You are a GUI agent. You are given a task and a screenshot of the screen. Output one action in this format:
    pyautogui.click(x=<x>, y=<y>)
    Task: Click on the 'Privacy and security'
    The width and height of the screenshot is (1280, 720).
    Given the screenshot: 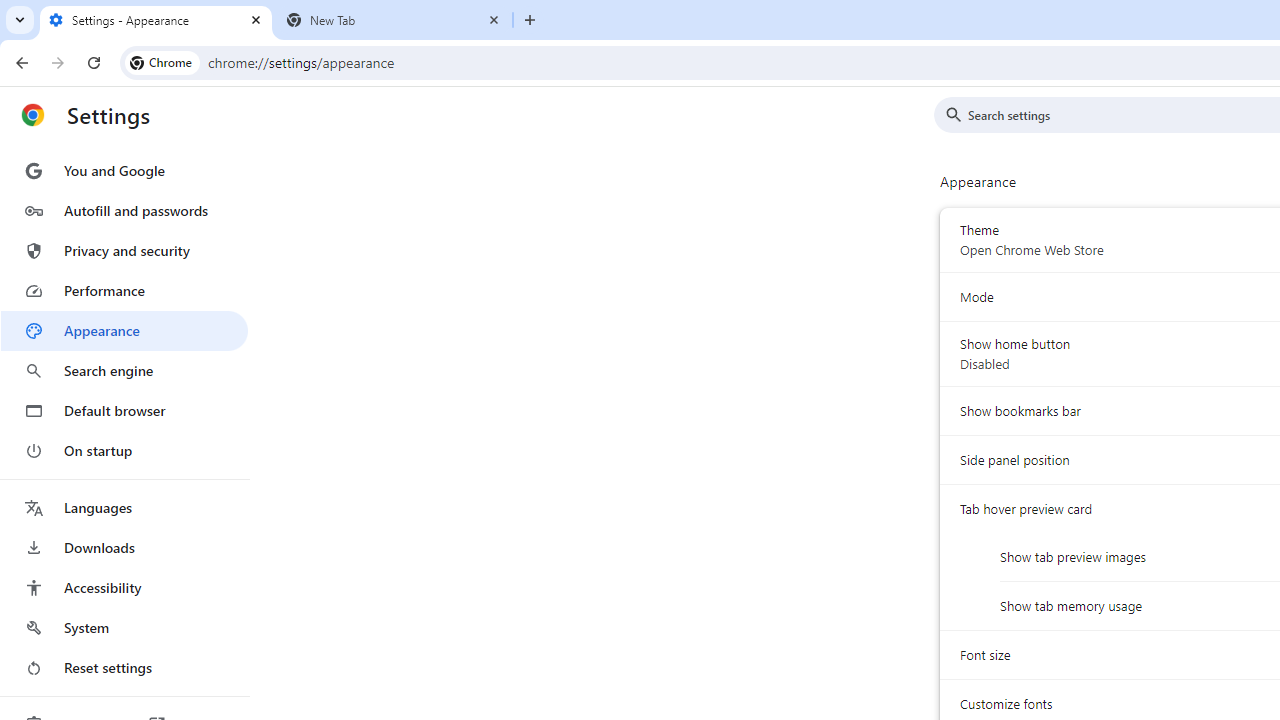 What is the action you would take?
    pyautogui.click(x=123, y=249)
    